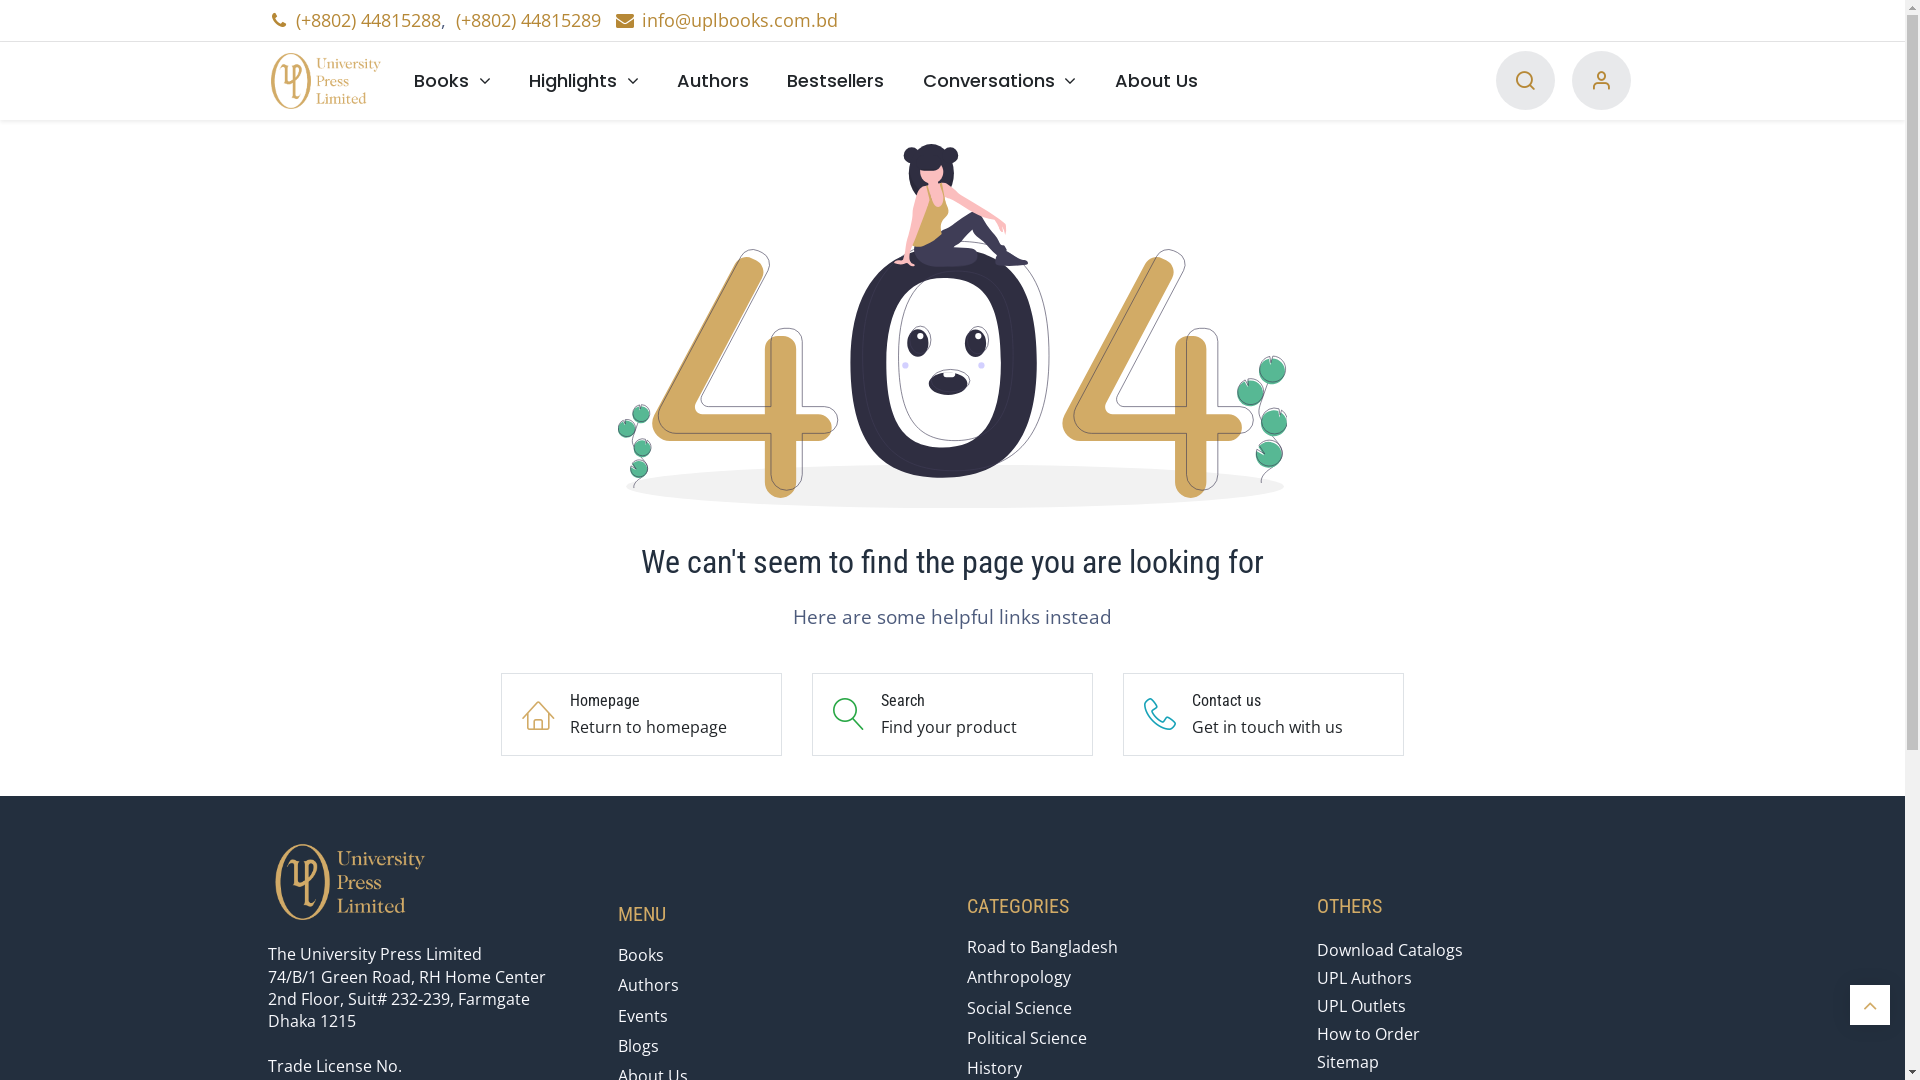 The width and height of the screenshot is (1920, 1080). Describe the element at coordinates (966, 975) in the screenshot. I see `'Anthropology'` at that location.